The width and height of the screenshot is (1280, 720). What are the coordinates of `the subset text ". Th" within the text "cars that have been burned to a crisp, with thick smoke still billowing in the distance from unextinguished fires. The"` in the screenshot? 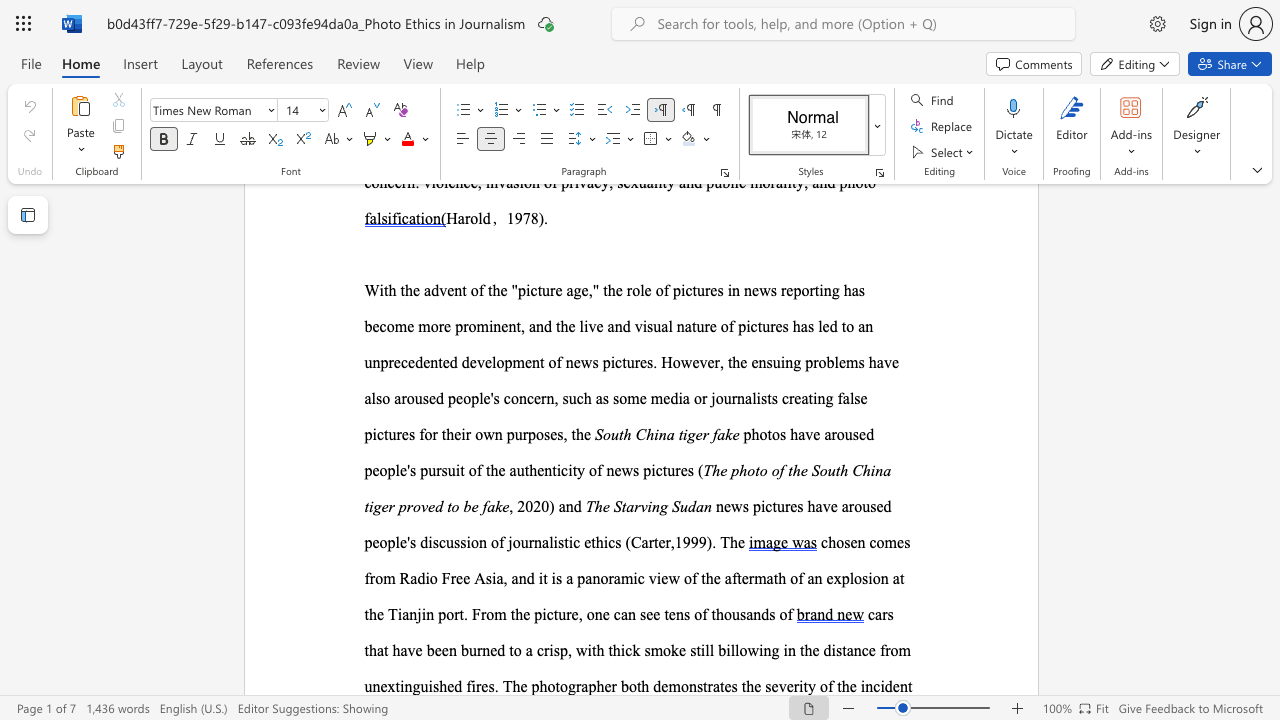 It's located at (494, 685).